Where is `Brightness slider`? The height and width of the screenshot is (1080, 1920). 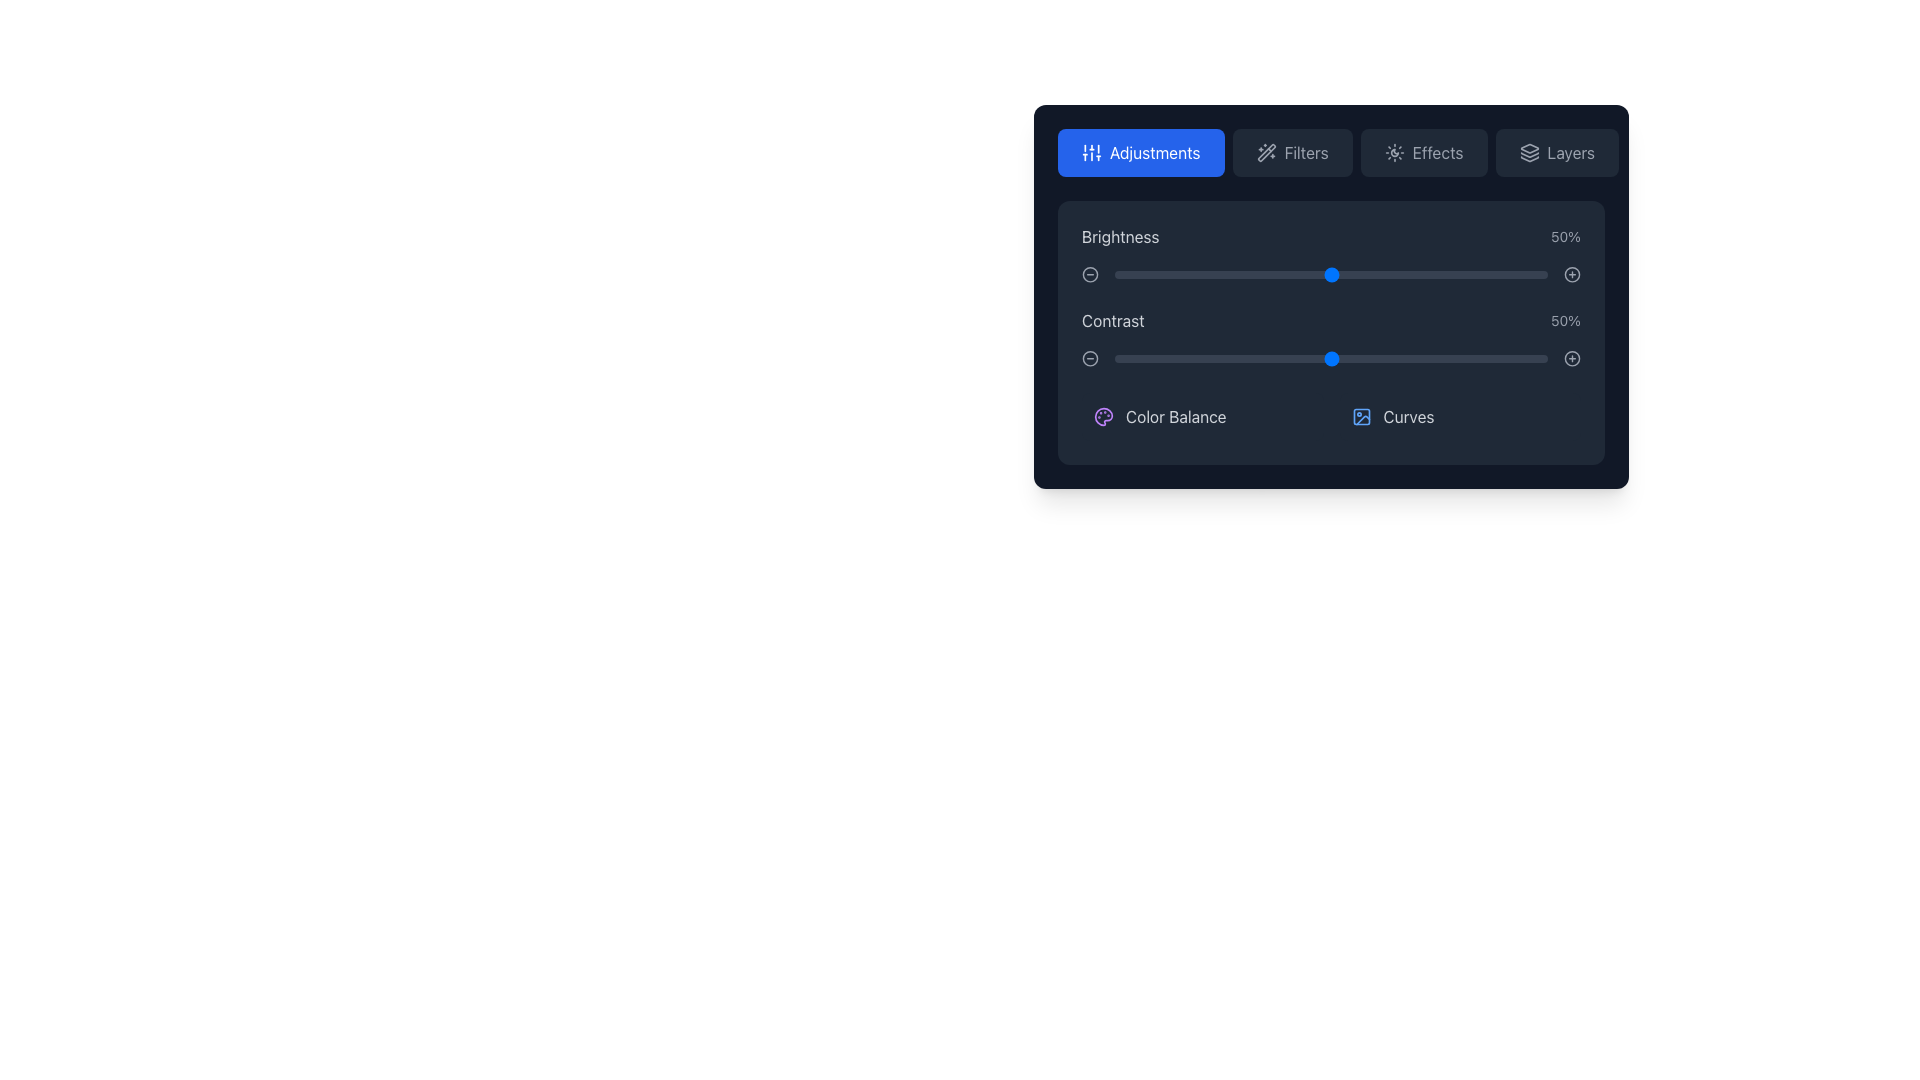
Brightness slider is located at coordinates (1360, 274).